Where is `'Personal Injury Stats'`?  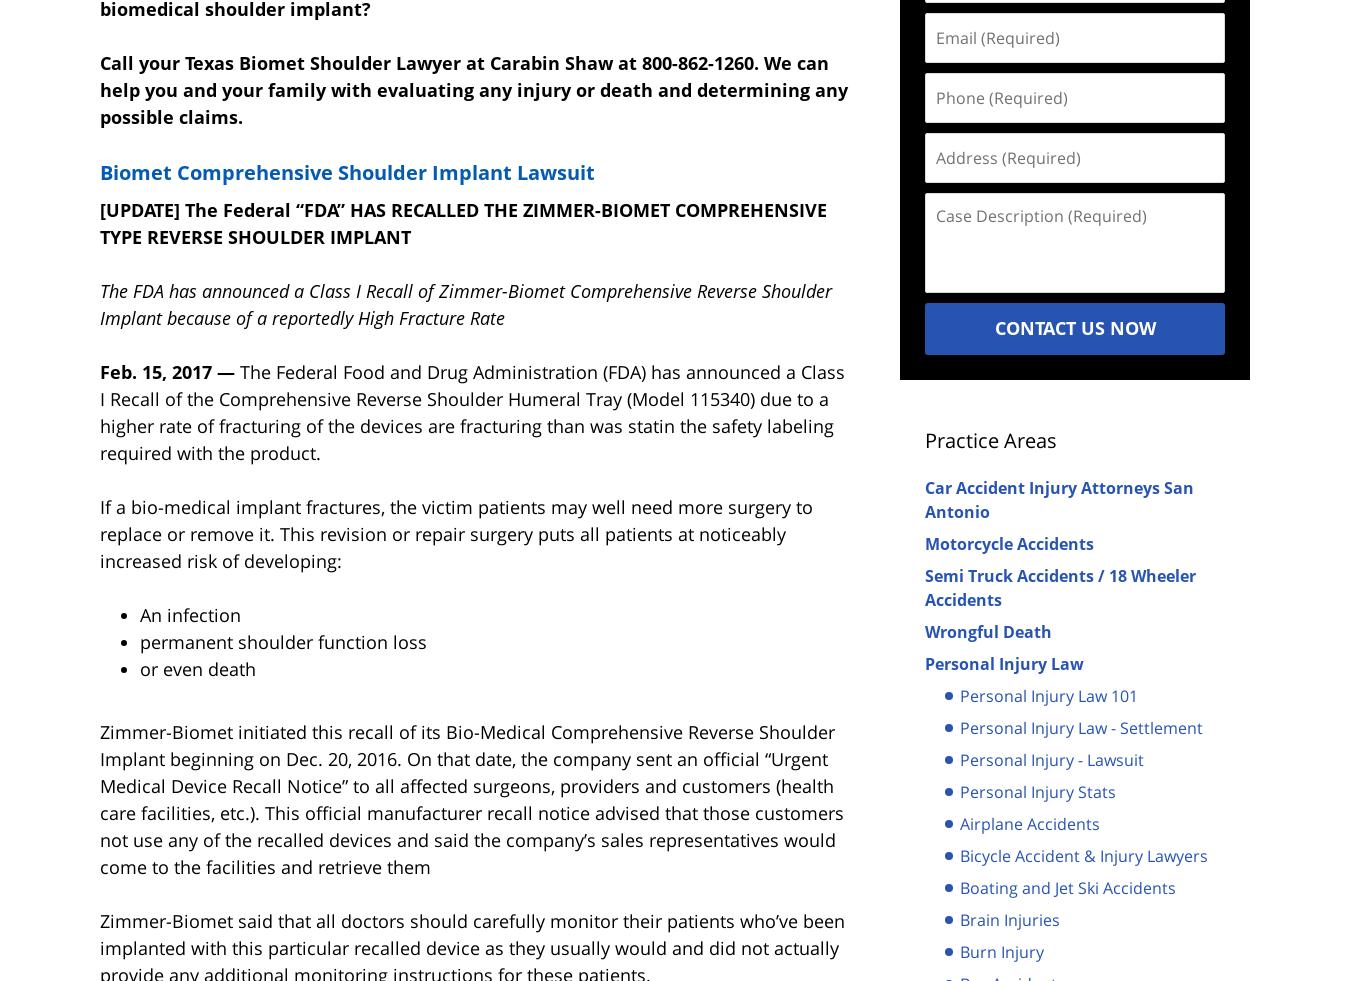
'Personal Injury Stats' is located at coordinates (1038, 790).